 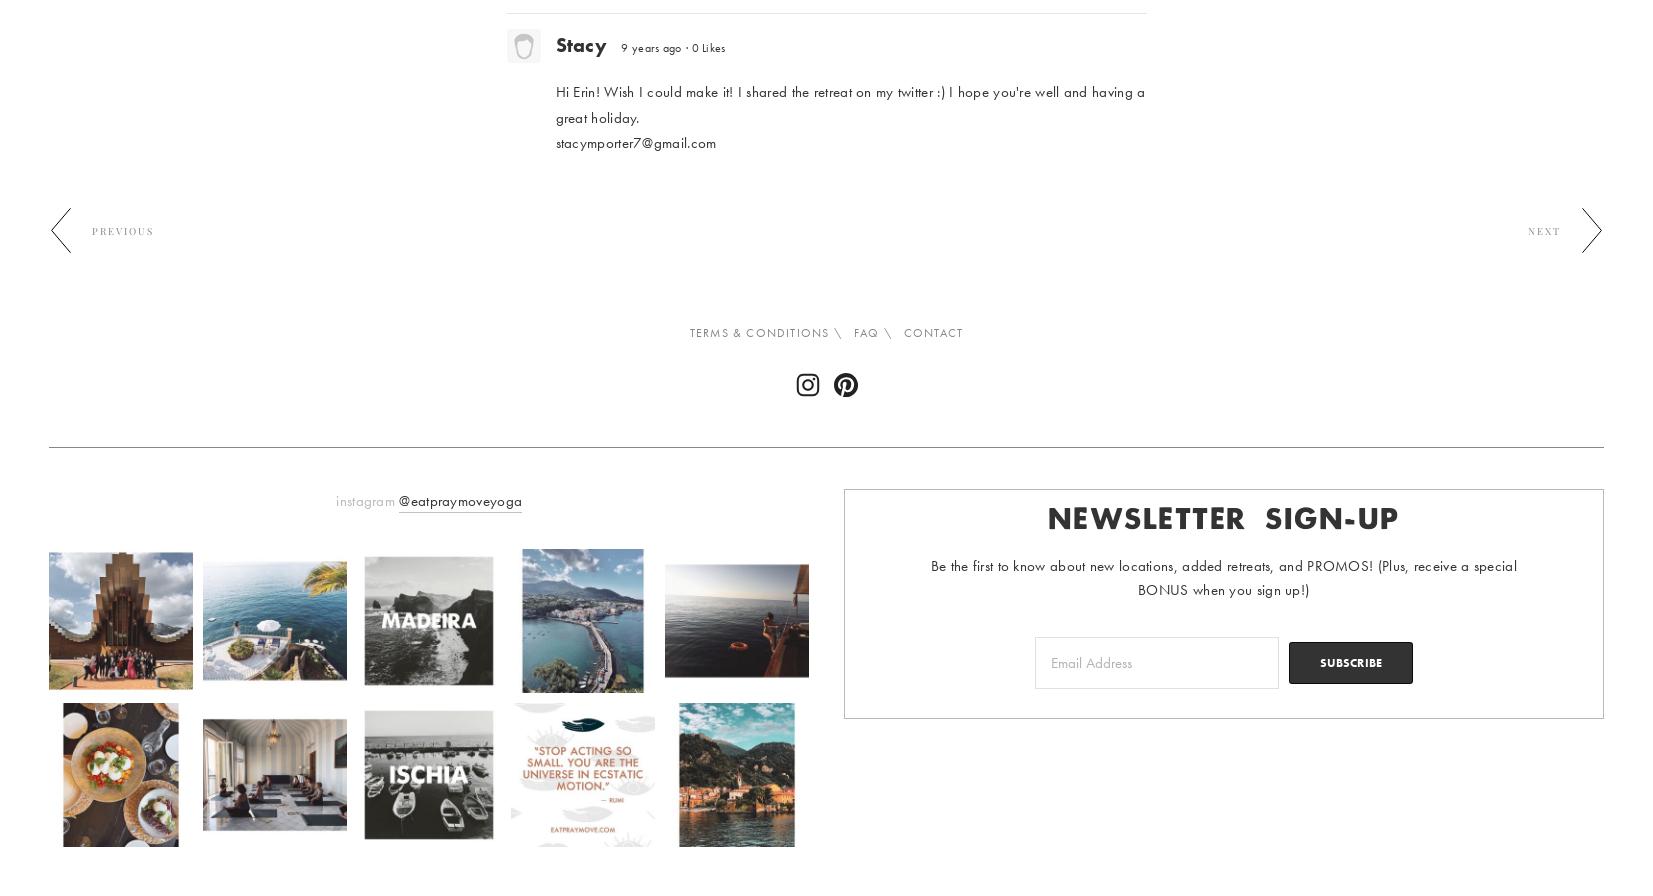 I want to click on 'Hi Erin! Wish I could make it! I shared the retreat on my twitter :) I hope you're well and having a great holiday.', so click(x=849, y=104).